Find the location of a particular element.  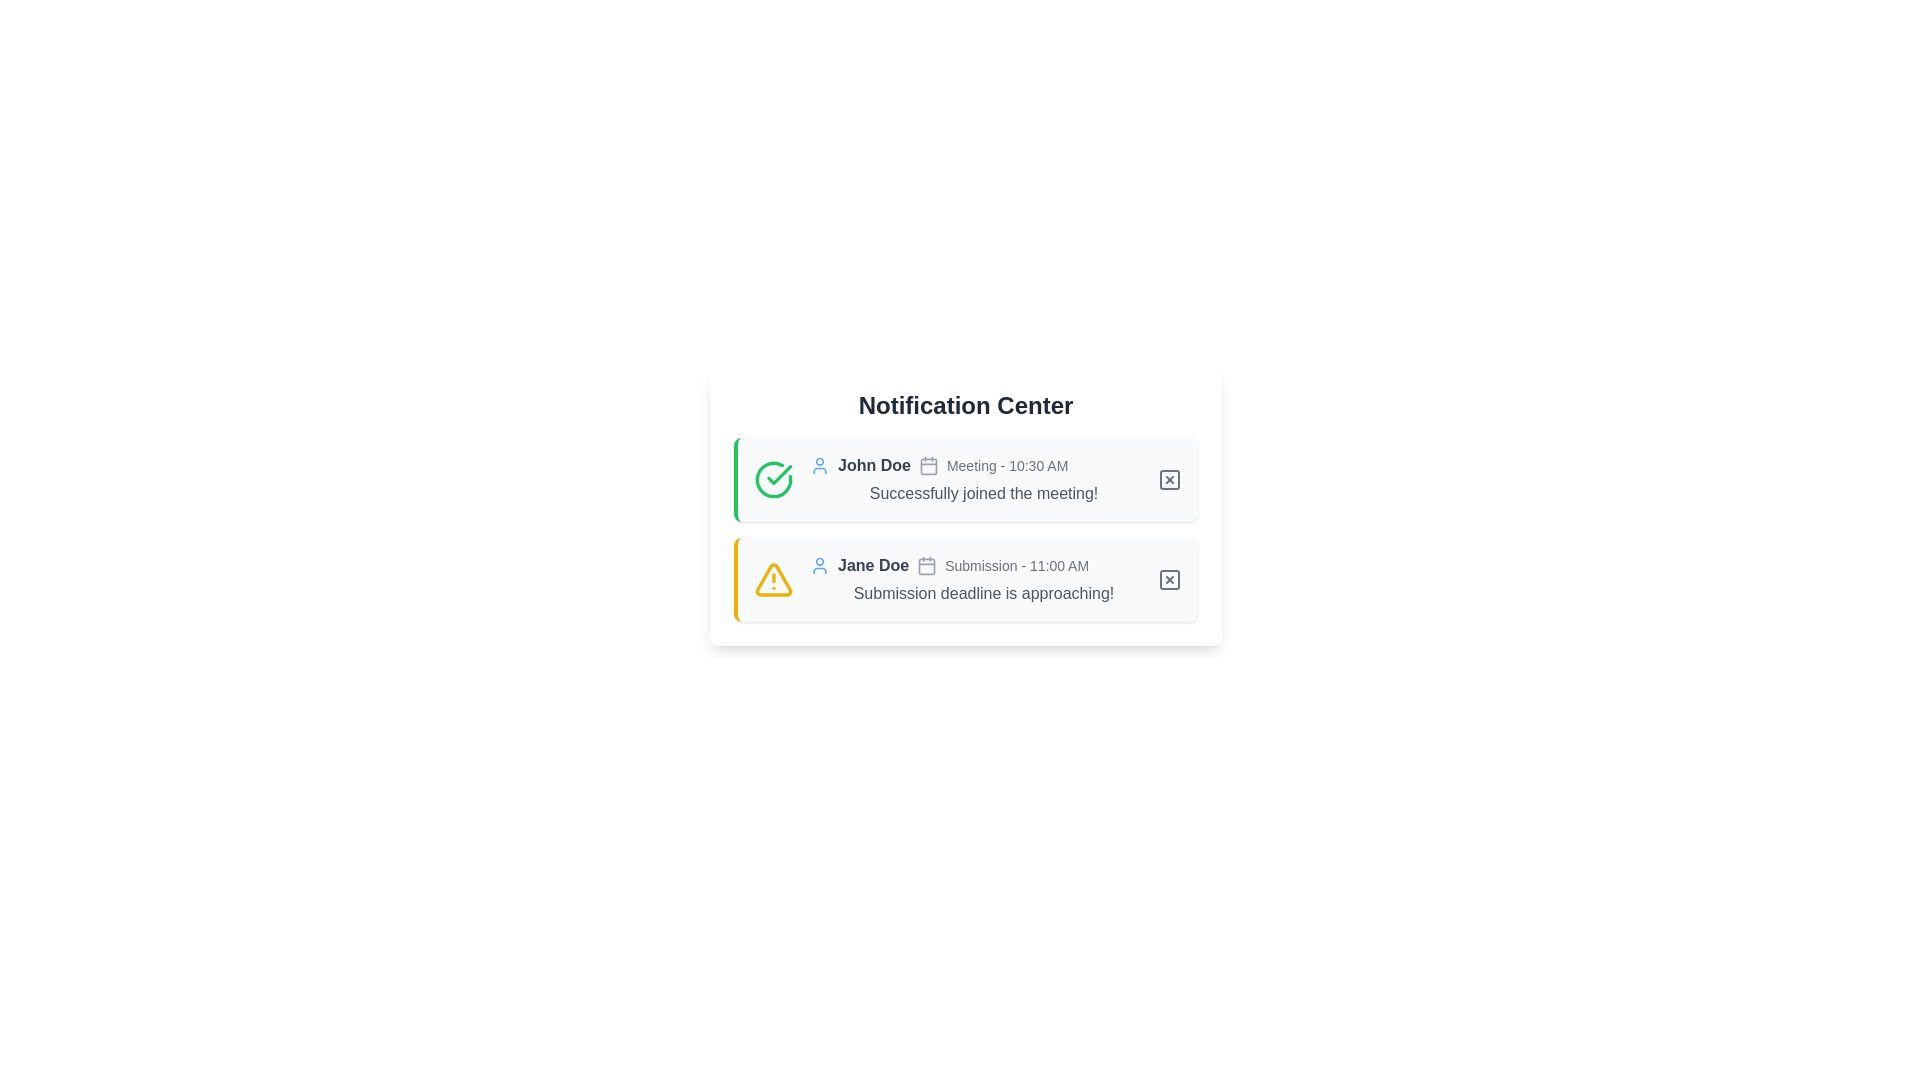

the green circular icon with a white checkmark located in the first notification box, adjacent to the text 'John Doe' is located at coordinates (772, 479).